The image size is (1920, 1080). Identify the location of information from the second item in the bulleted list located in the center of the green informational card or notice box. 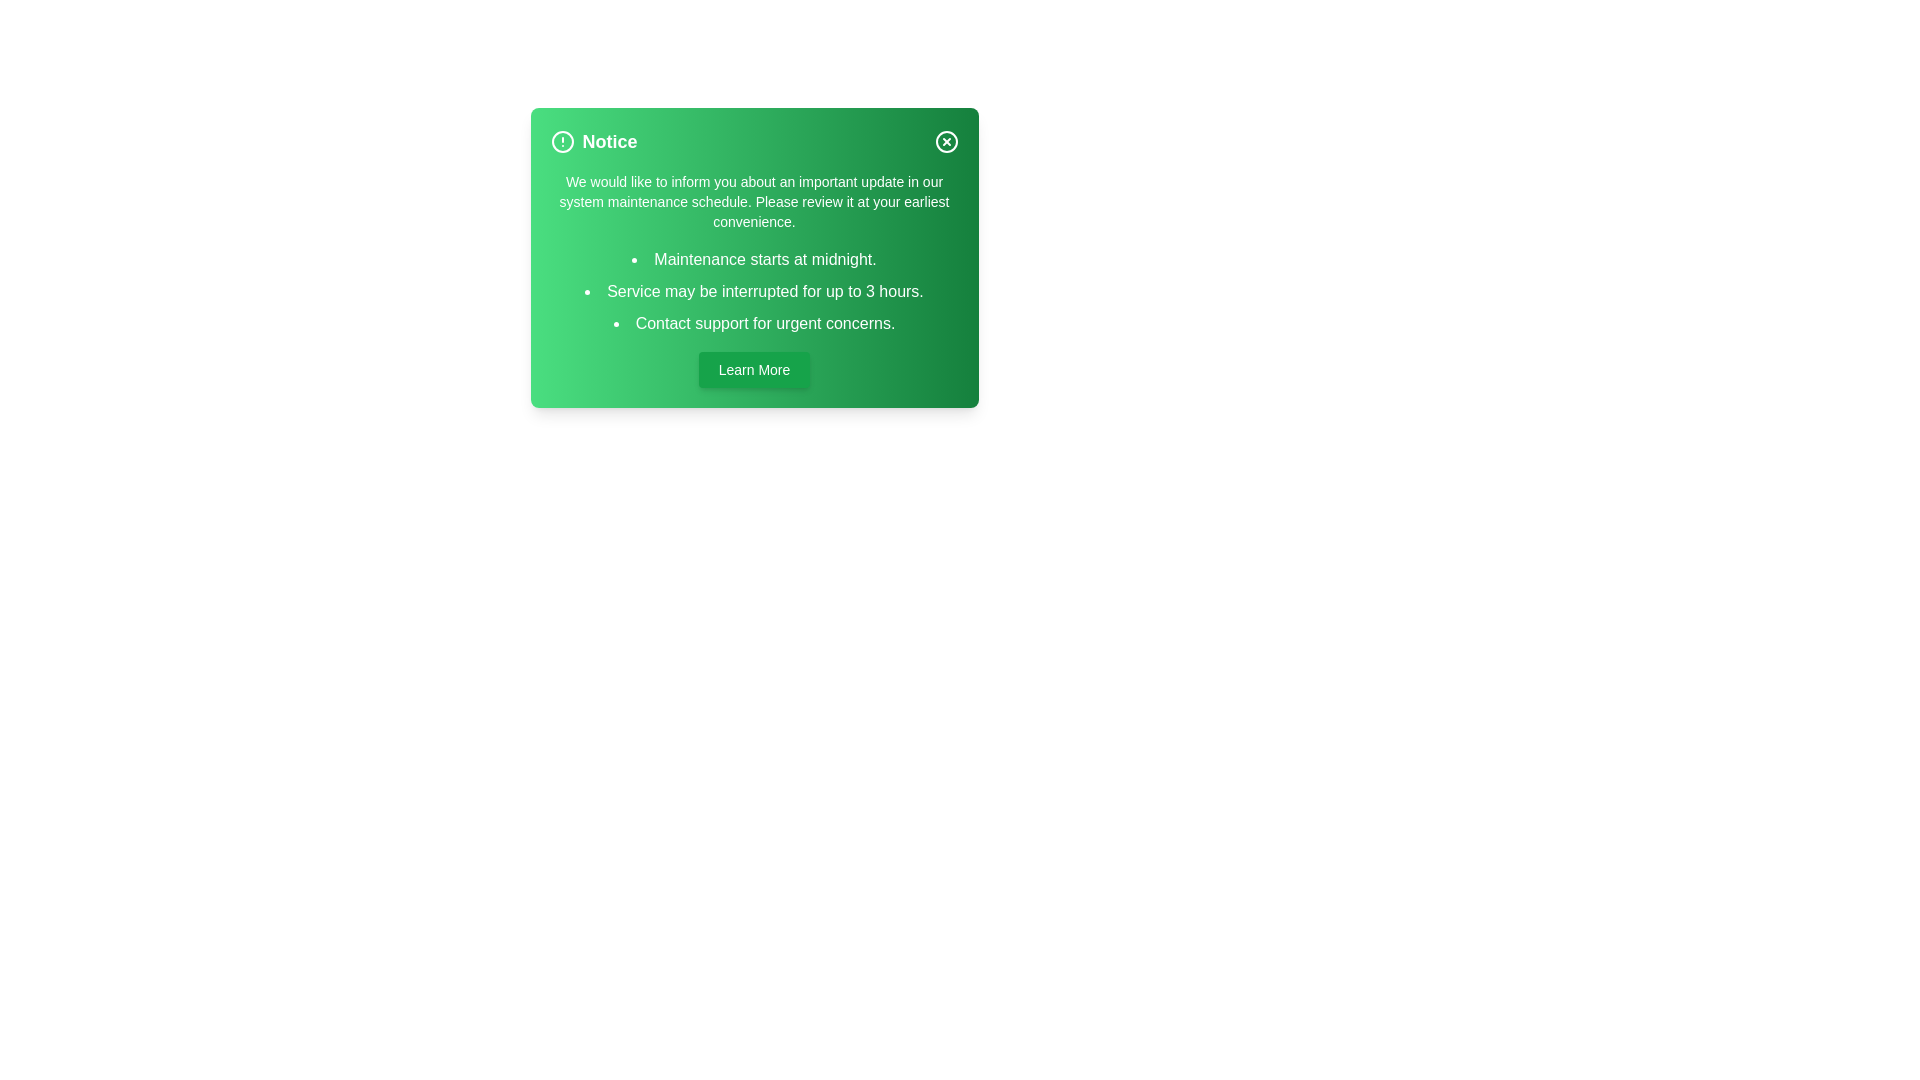
(753, 292).